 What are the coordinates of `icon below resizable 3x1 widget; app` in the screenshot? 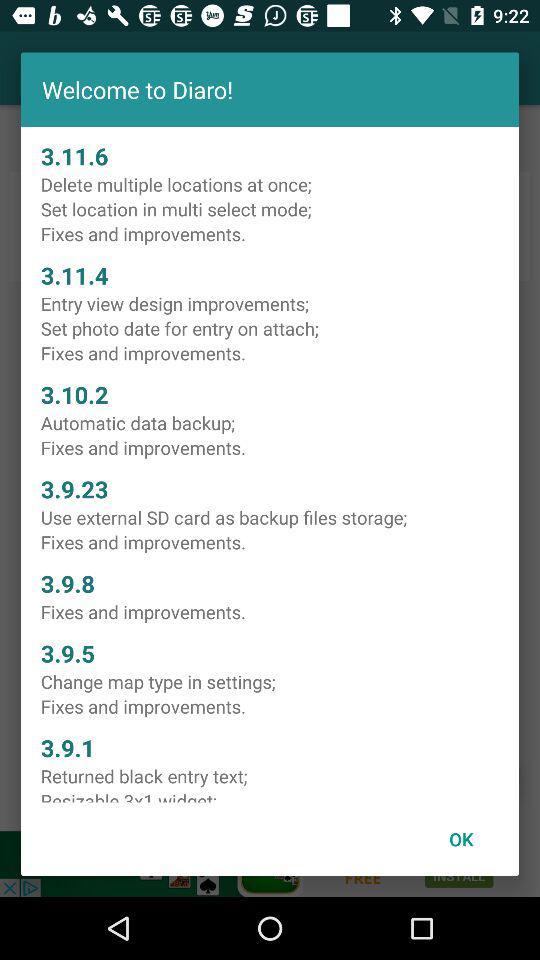 It's located at (461, 839).